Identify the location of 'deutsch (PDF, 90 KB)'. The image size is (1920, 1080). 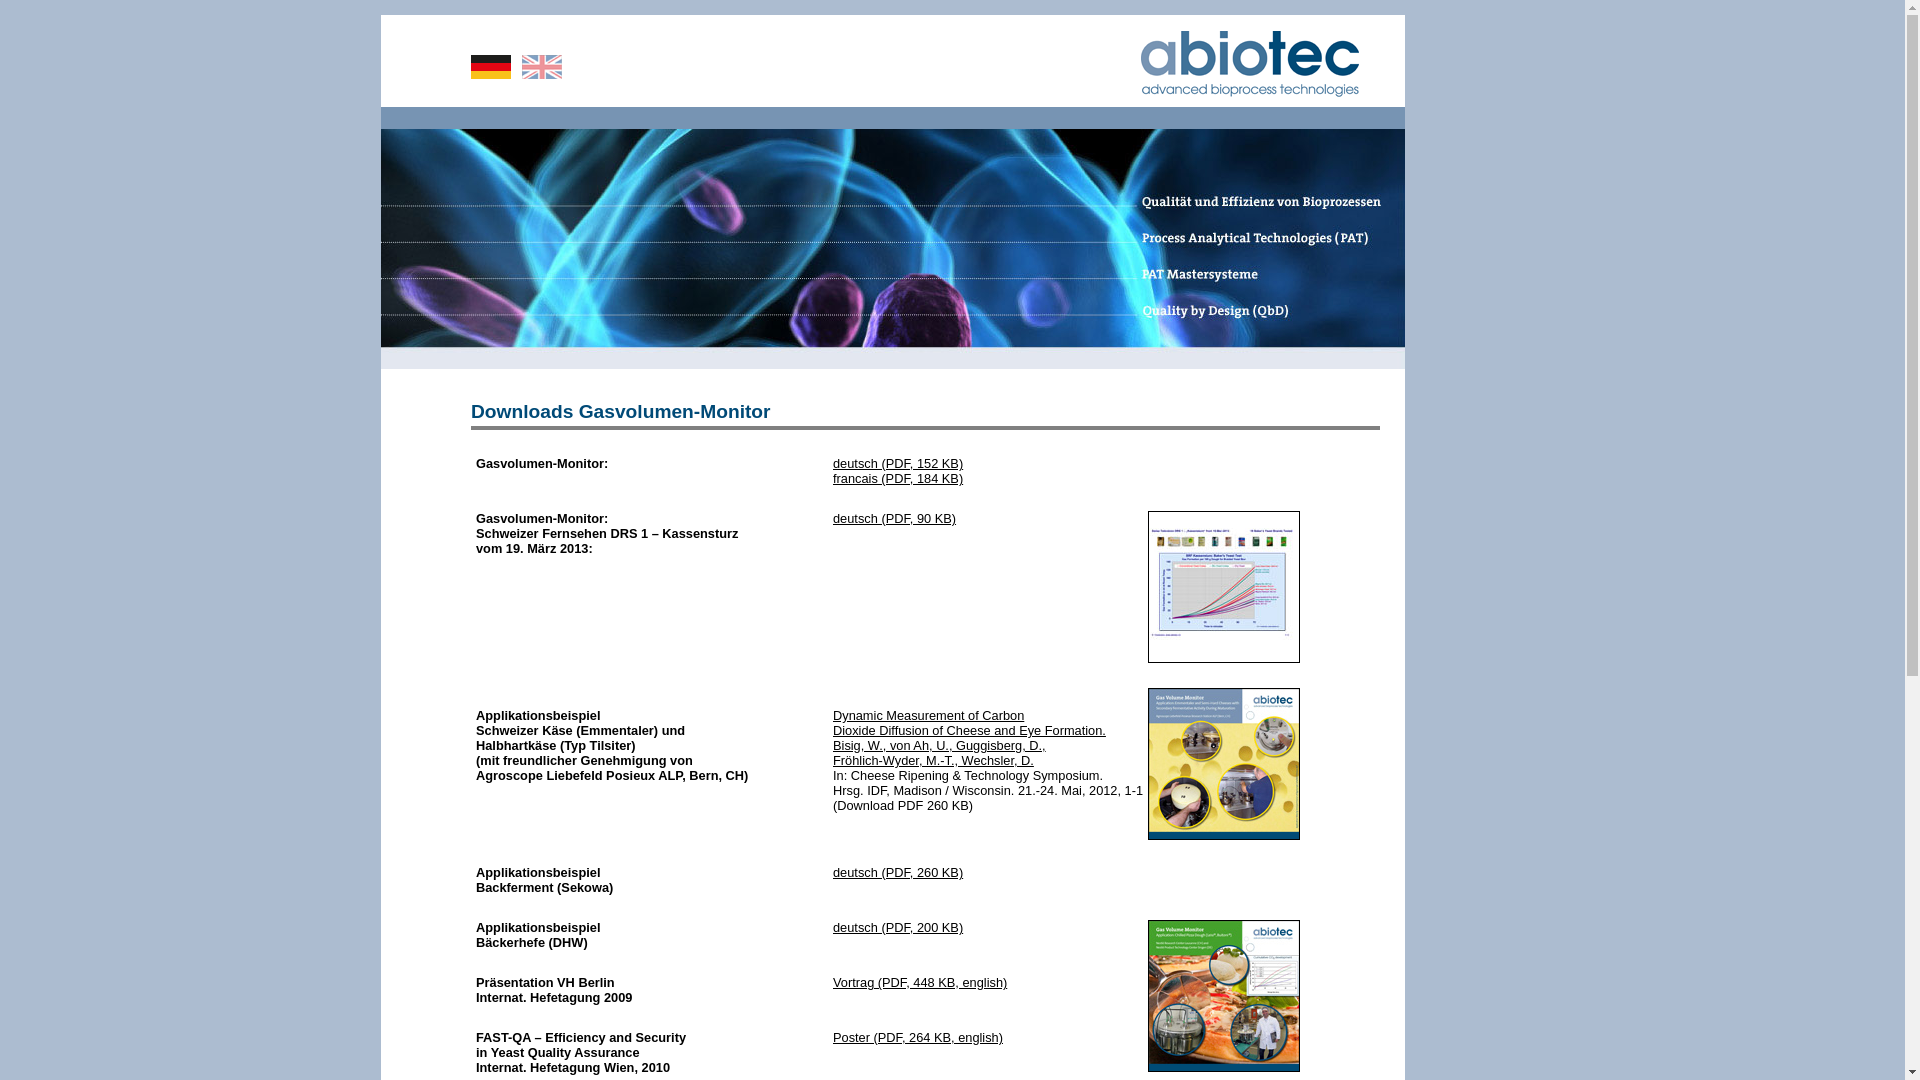
(893, 517).